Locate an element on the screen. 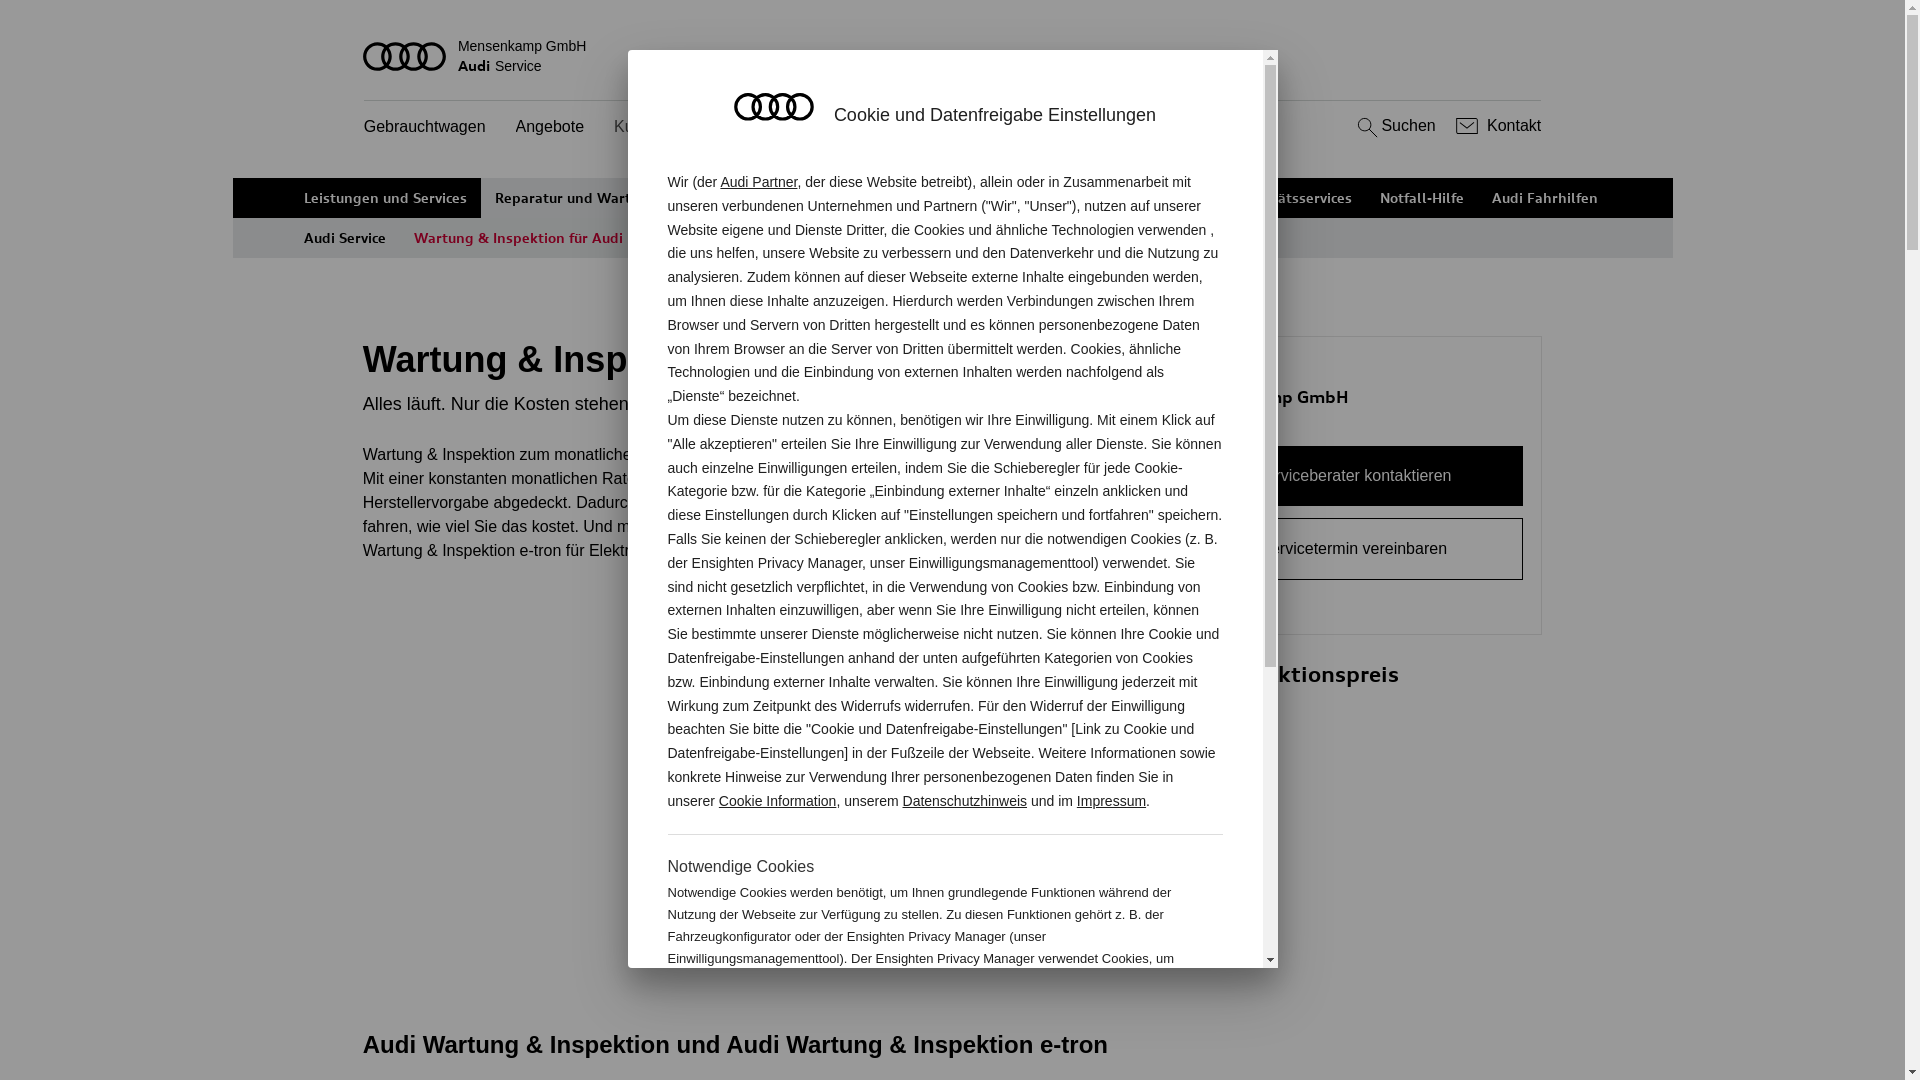 The image size is (1920, 1080). 'Audi Service' is located at coordinates (345, 237).